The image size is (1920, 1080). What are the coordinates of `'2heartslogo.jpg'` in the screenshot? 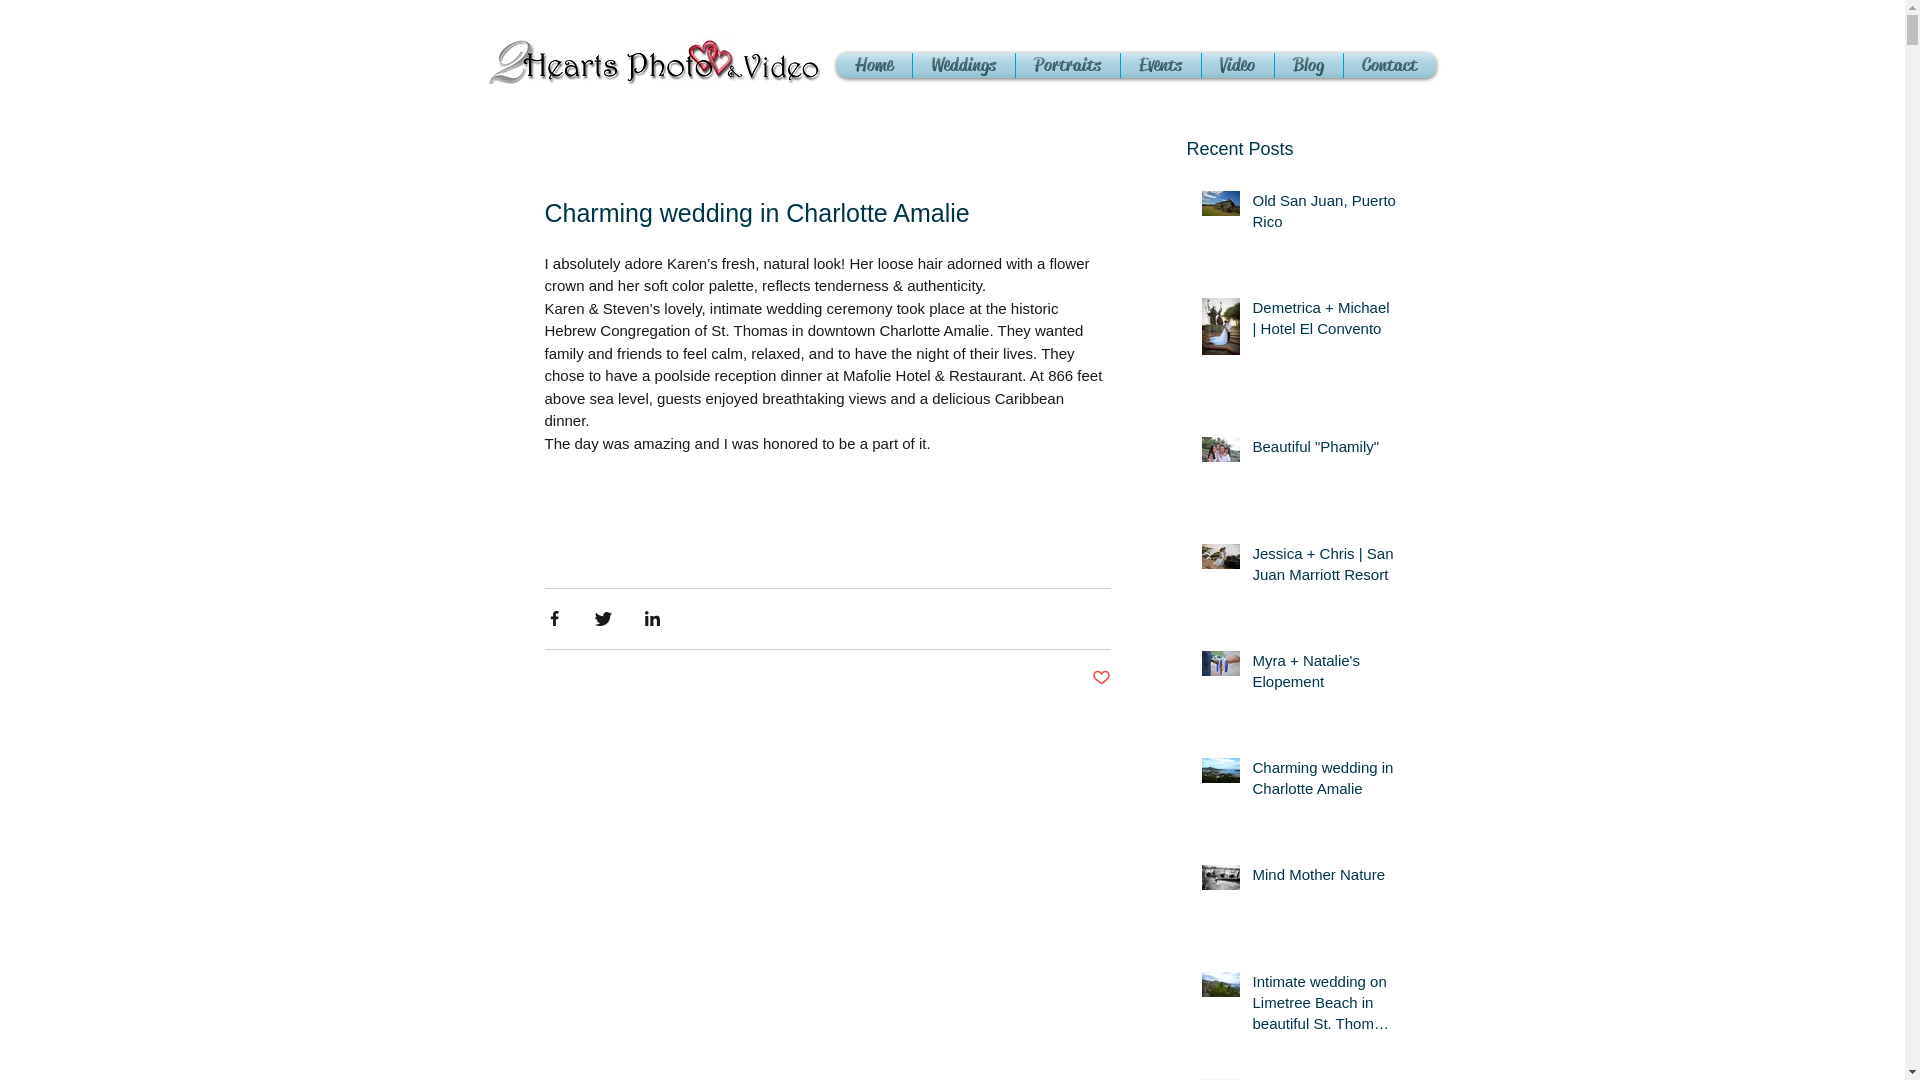 It's located at (653, 60).